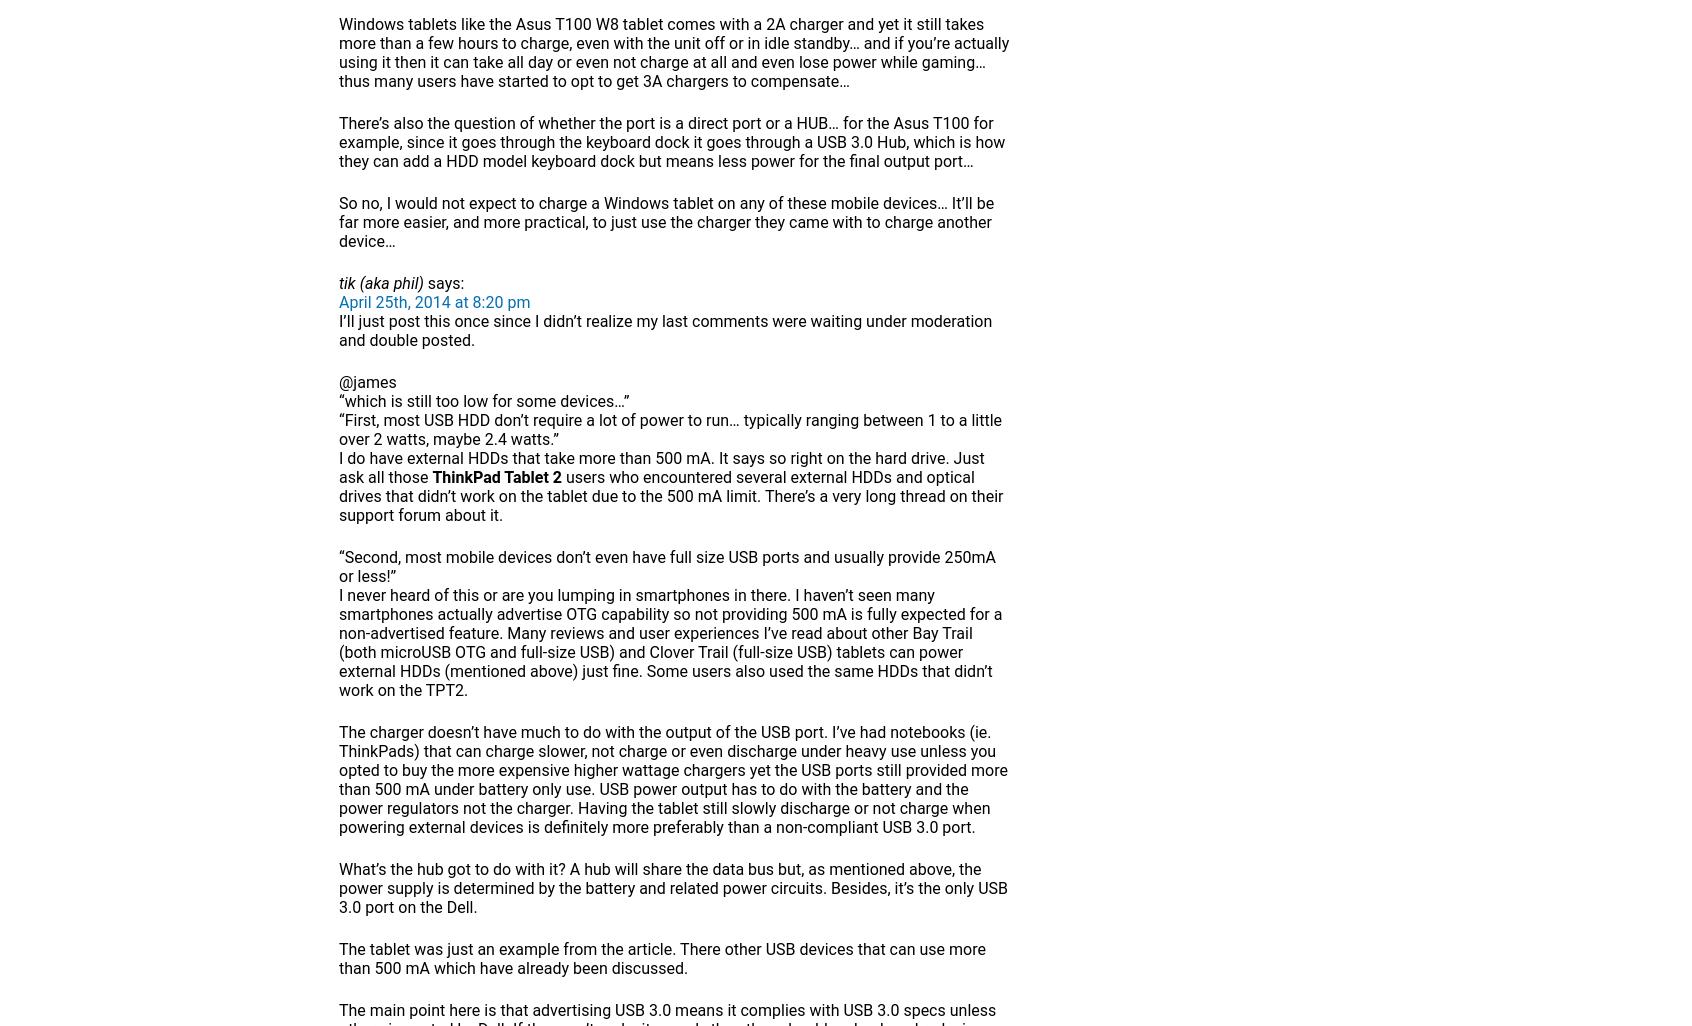 The height and width of the screenshot is (1026, 1692). What do you see at coordinates (496, 476) in the screenshot?
I see `'ThinkPad Tablet 2'` at bounding box center [496, 476].